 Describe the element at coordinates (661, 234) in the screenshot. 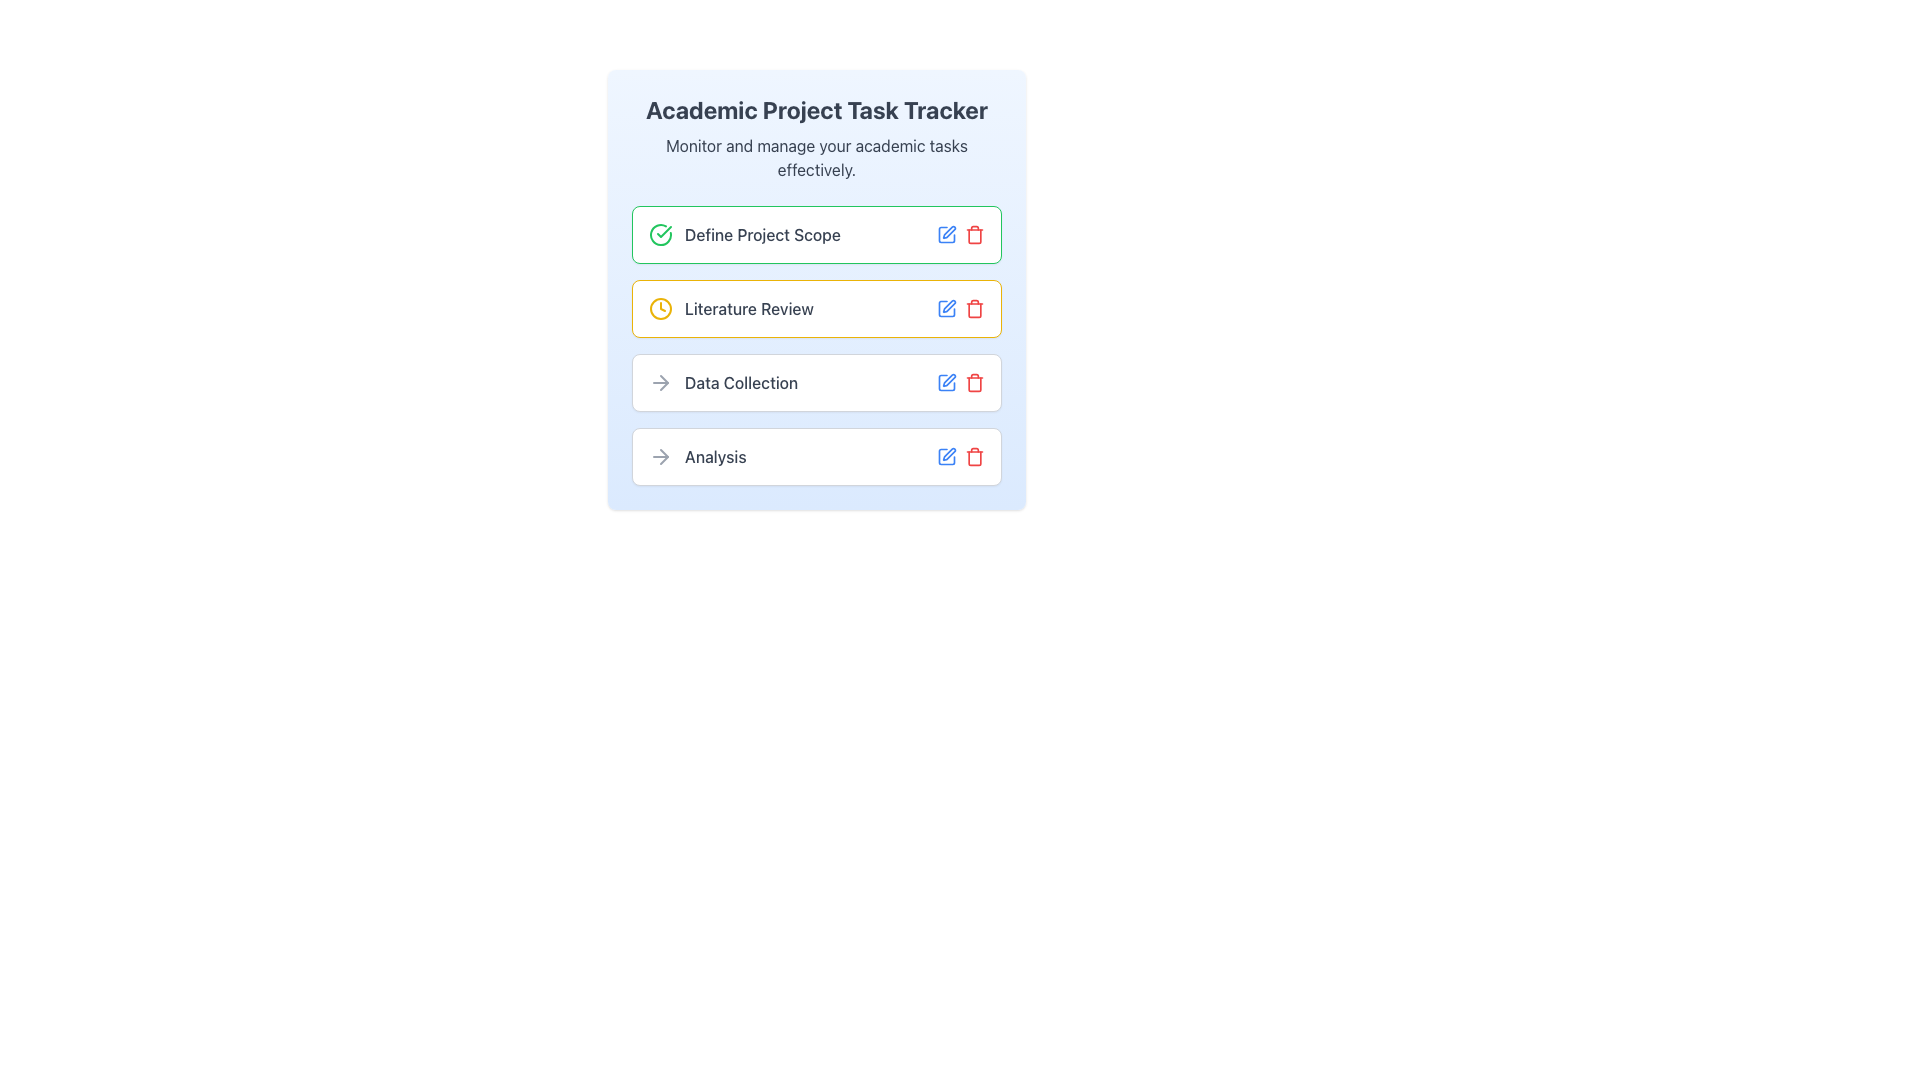

I see `the state conveyed by the green circle icon with a checkmark, located to the left of the text 'Define Project Scope'` at that location.